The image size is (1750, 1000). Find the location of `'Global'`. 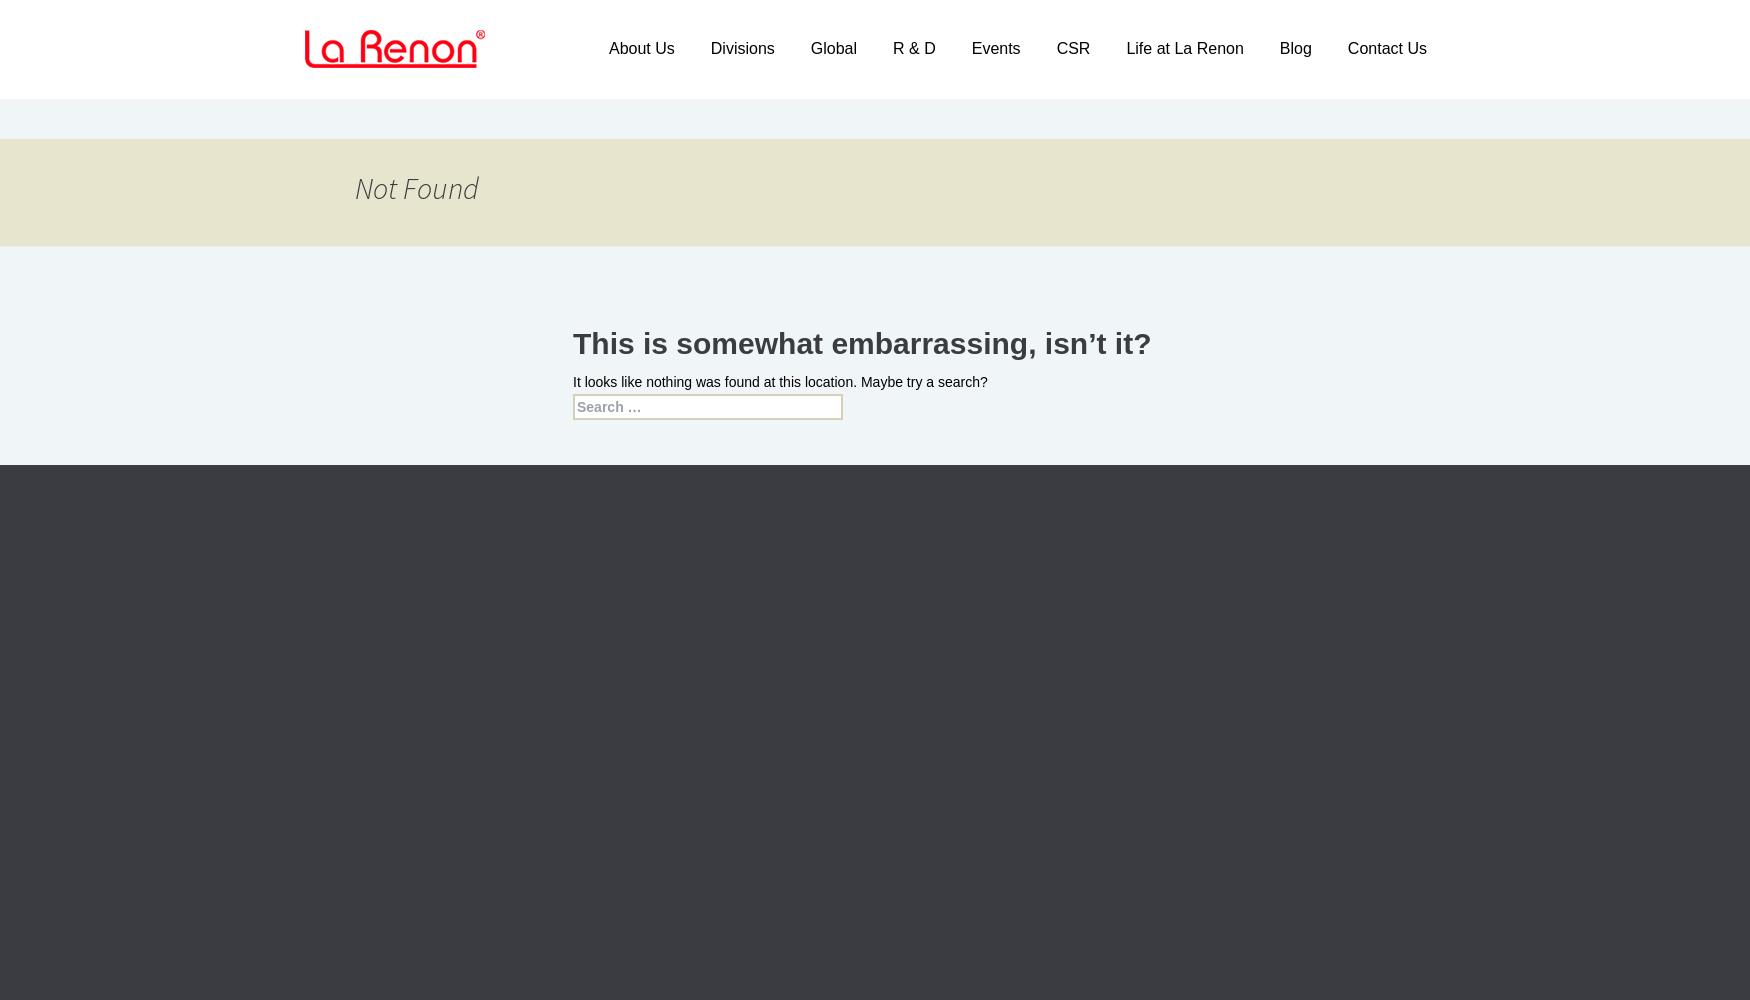

'Global' is located at coordinates (809, 48).